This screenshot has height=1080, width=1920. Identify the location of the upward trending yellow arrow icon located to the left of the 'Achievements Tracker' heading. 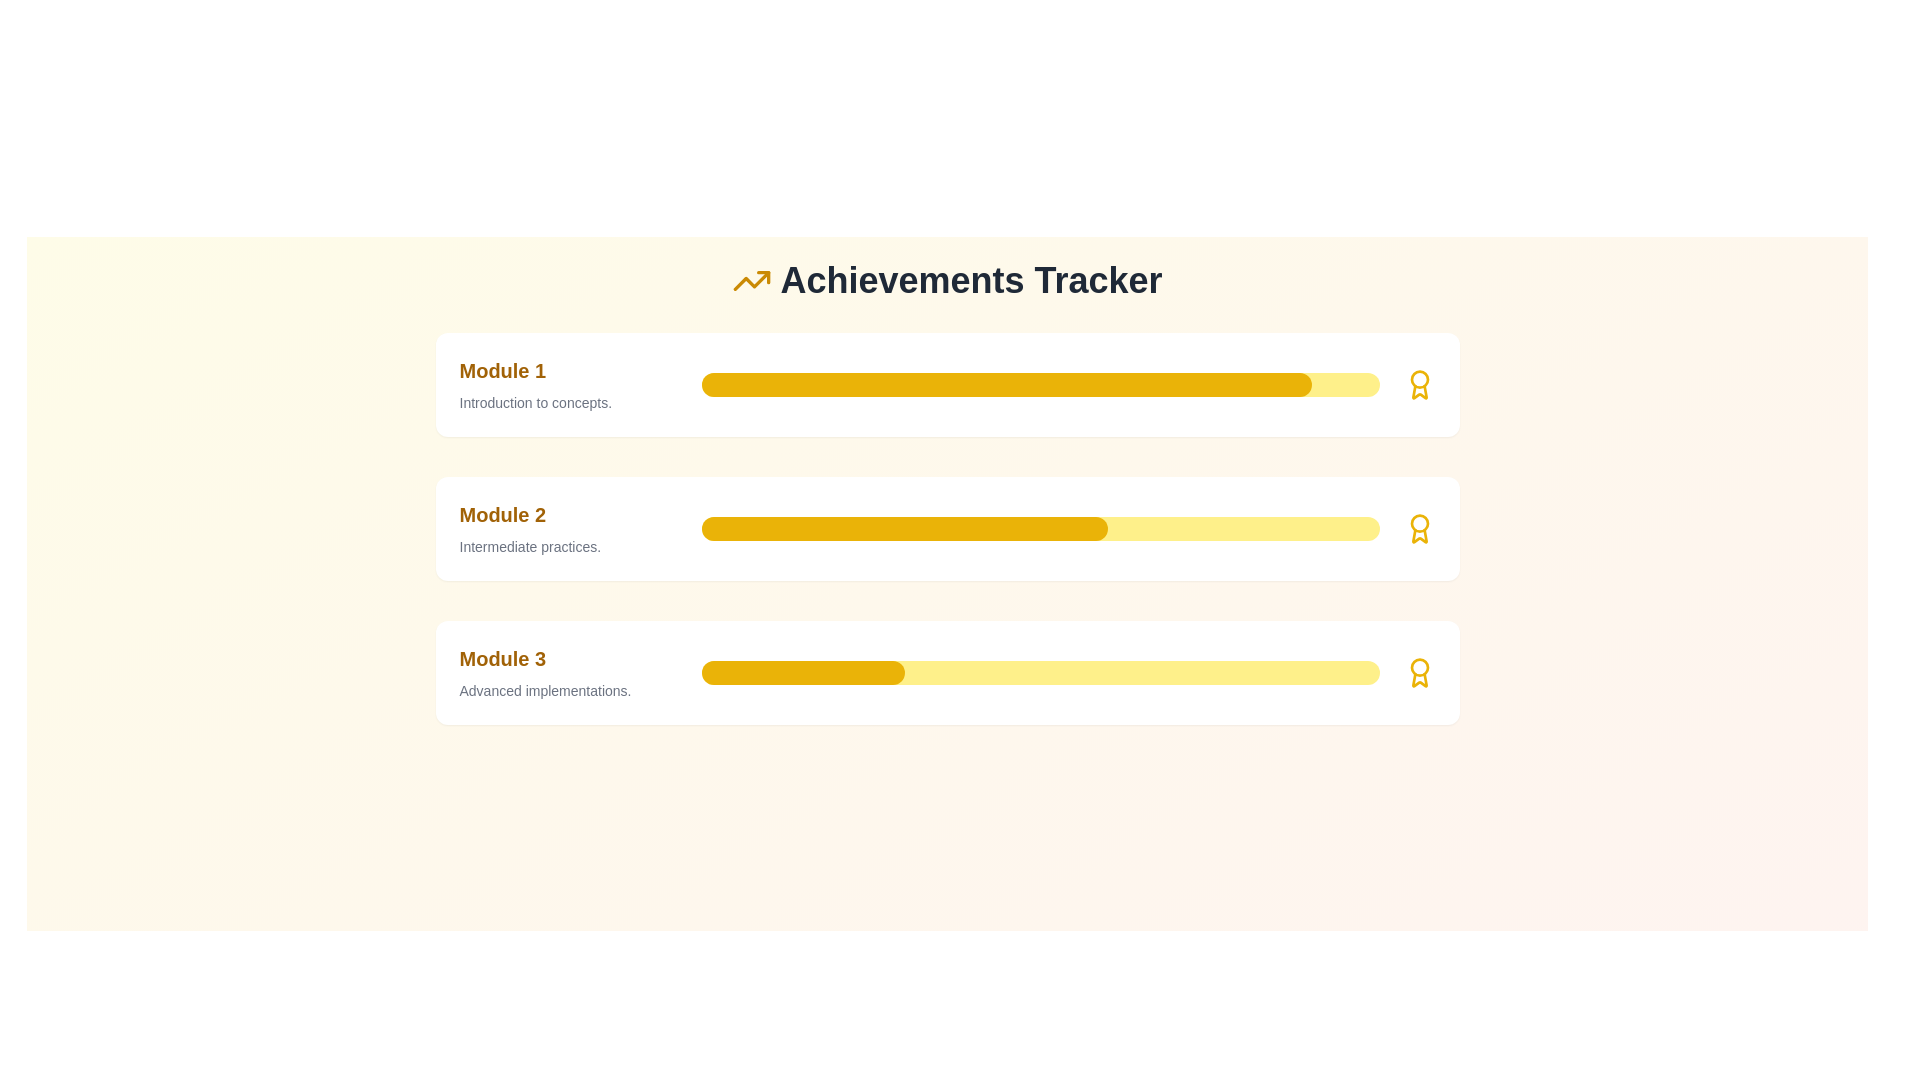
(751, 281).